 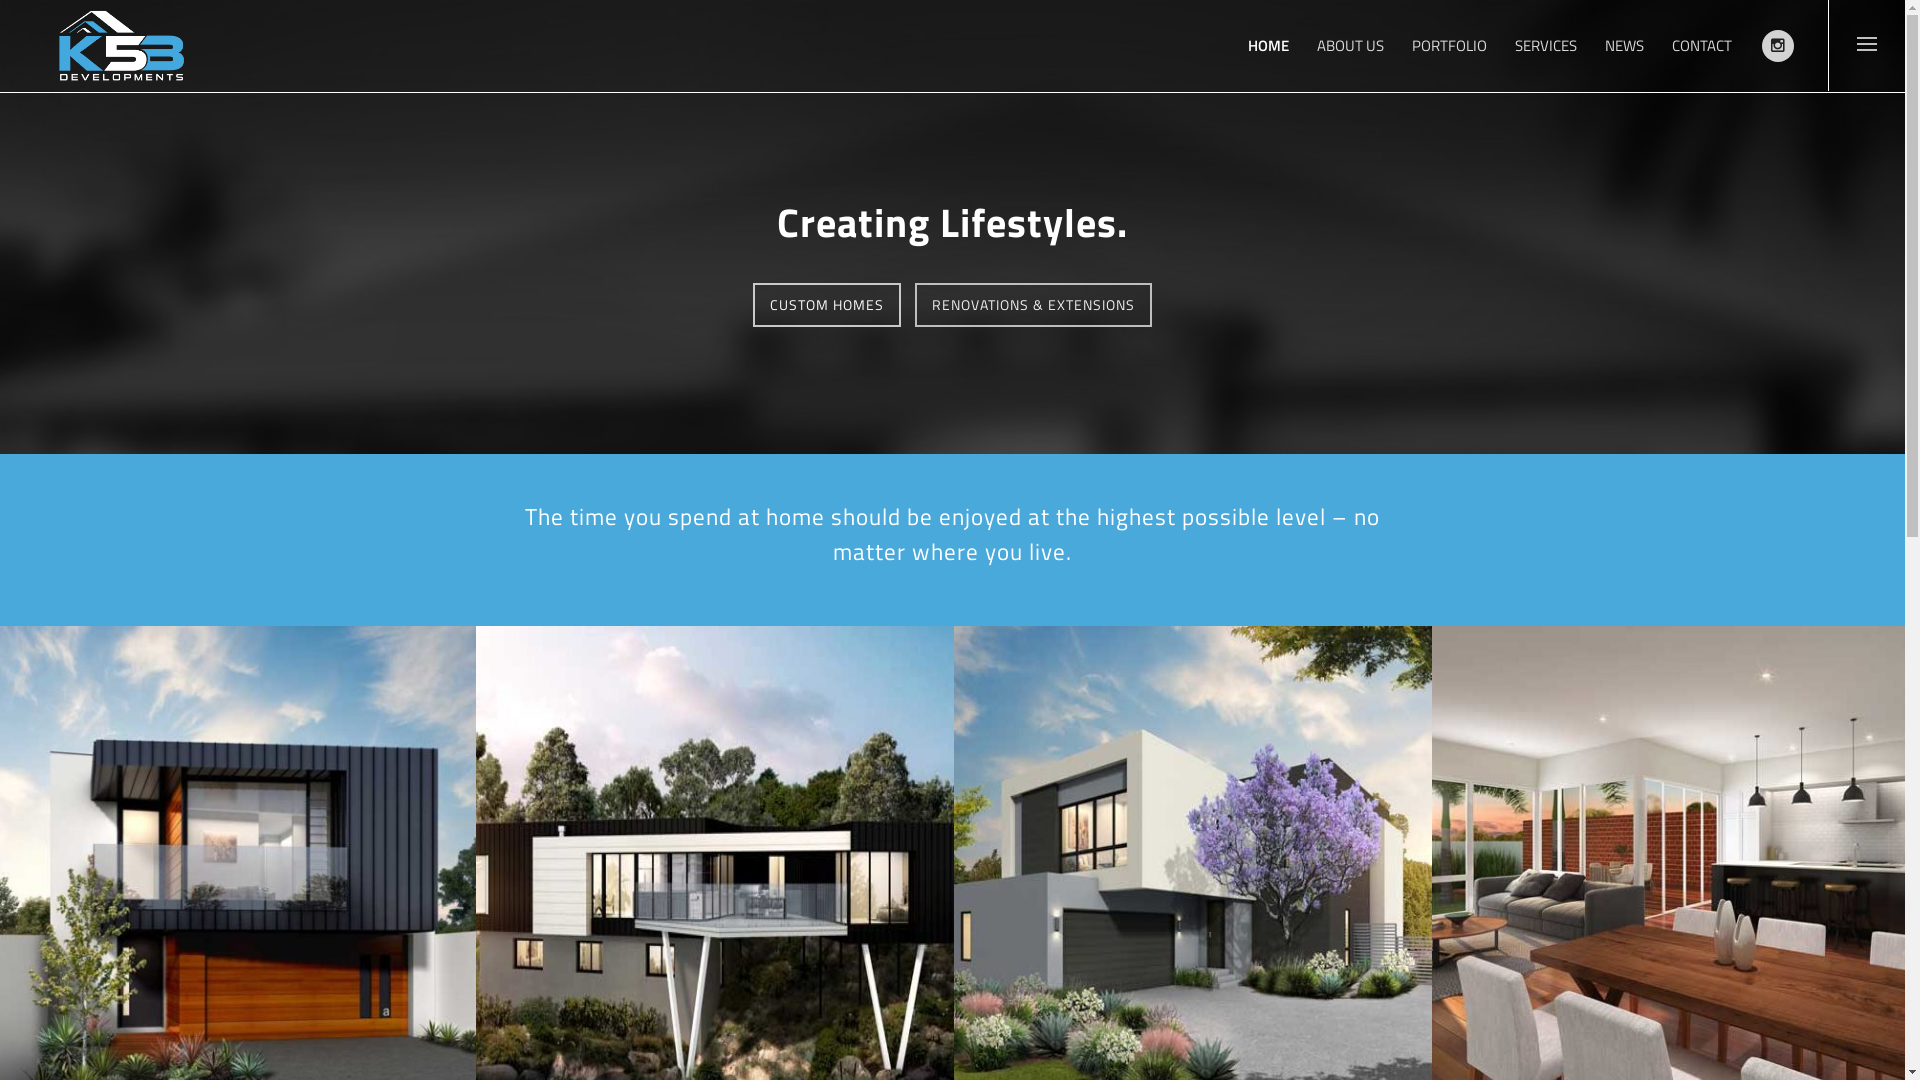 I want to click on 'CONTACT', so click(x=1701, y=45).